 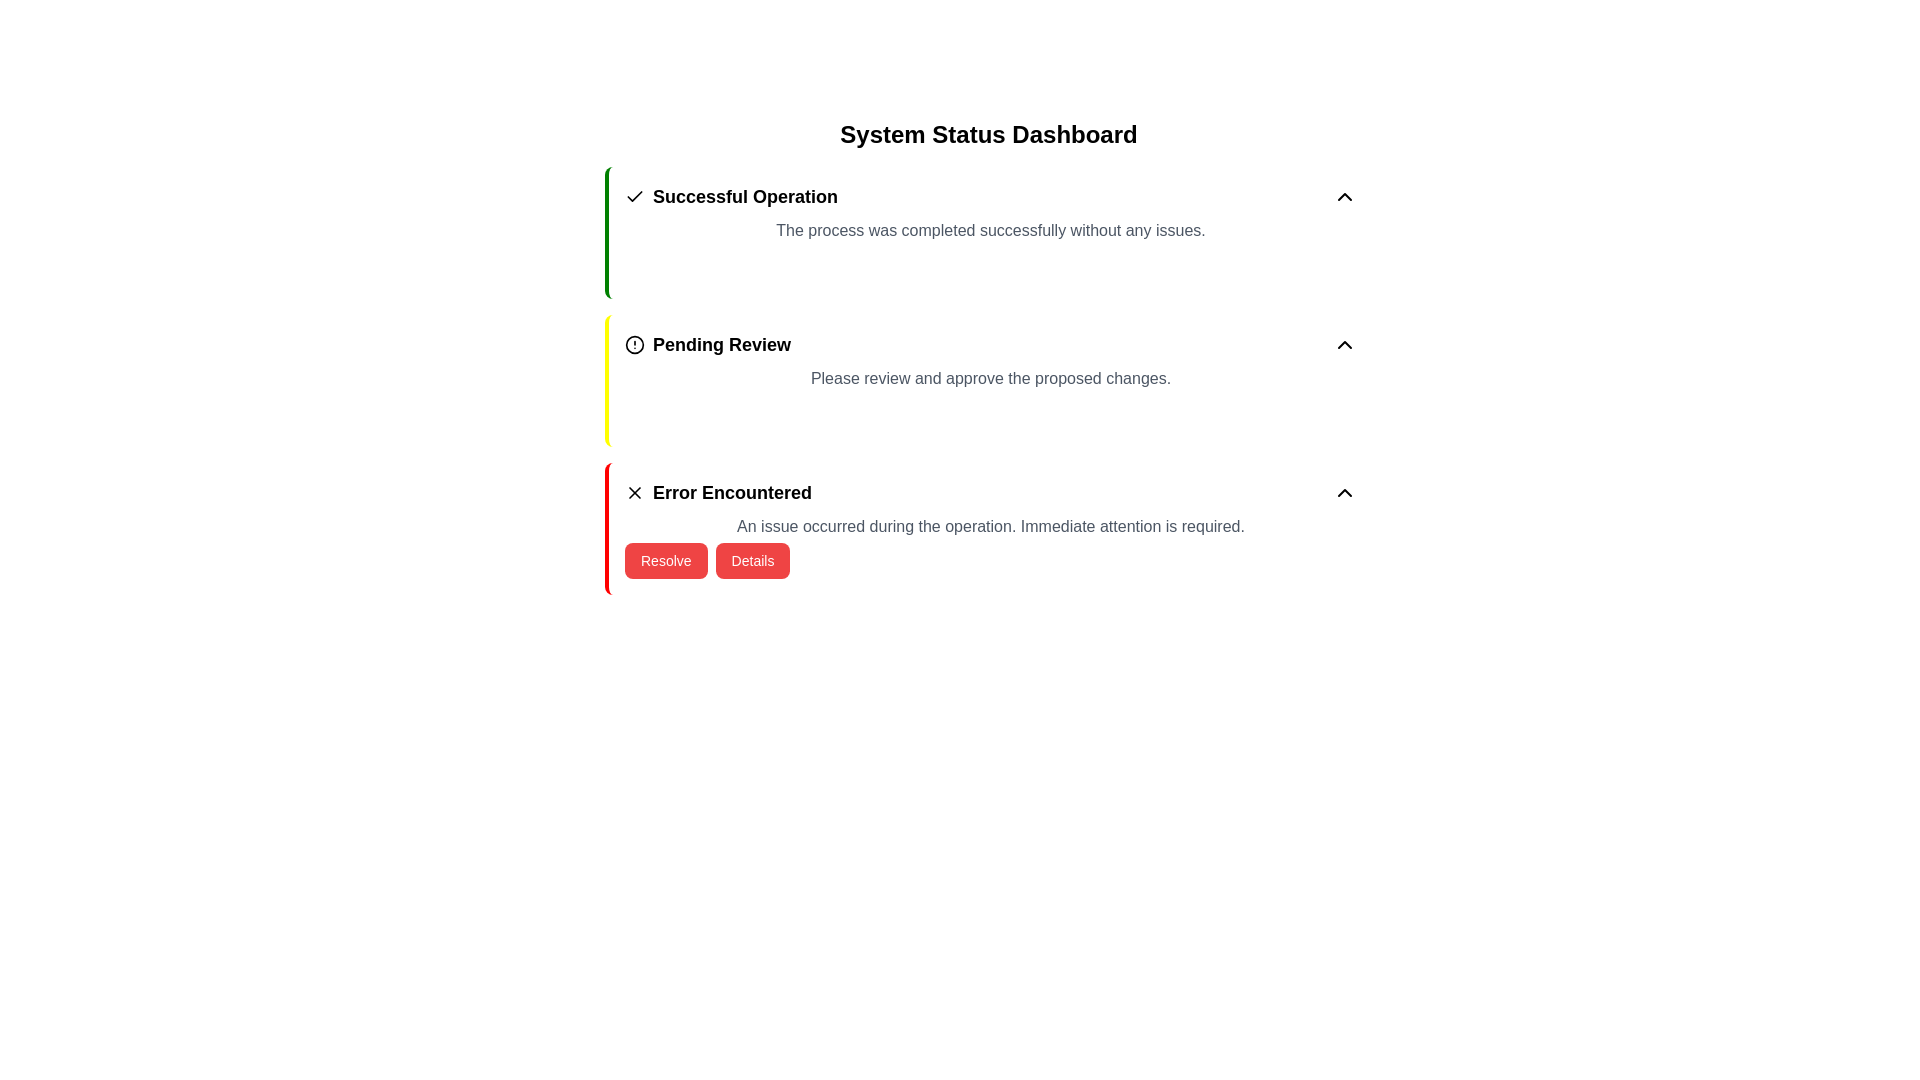 I want to click on the text label displaying 'Error Encountered', which is styled in bold and slightly enlarged font, located in the System Status Dashboard, so click(x=731, y=493).